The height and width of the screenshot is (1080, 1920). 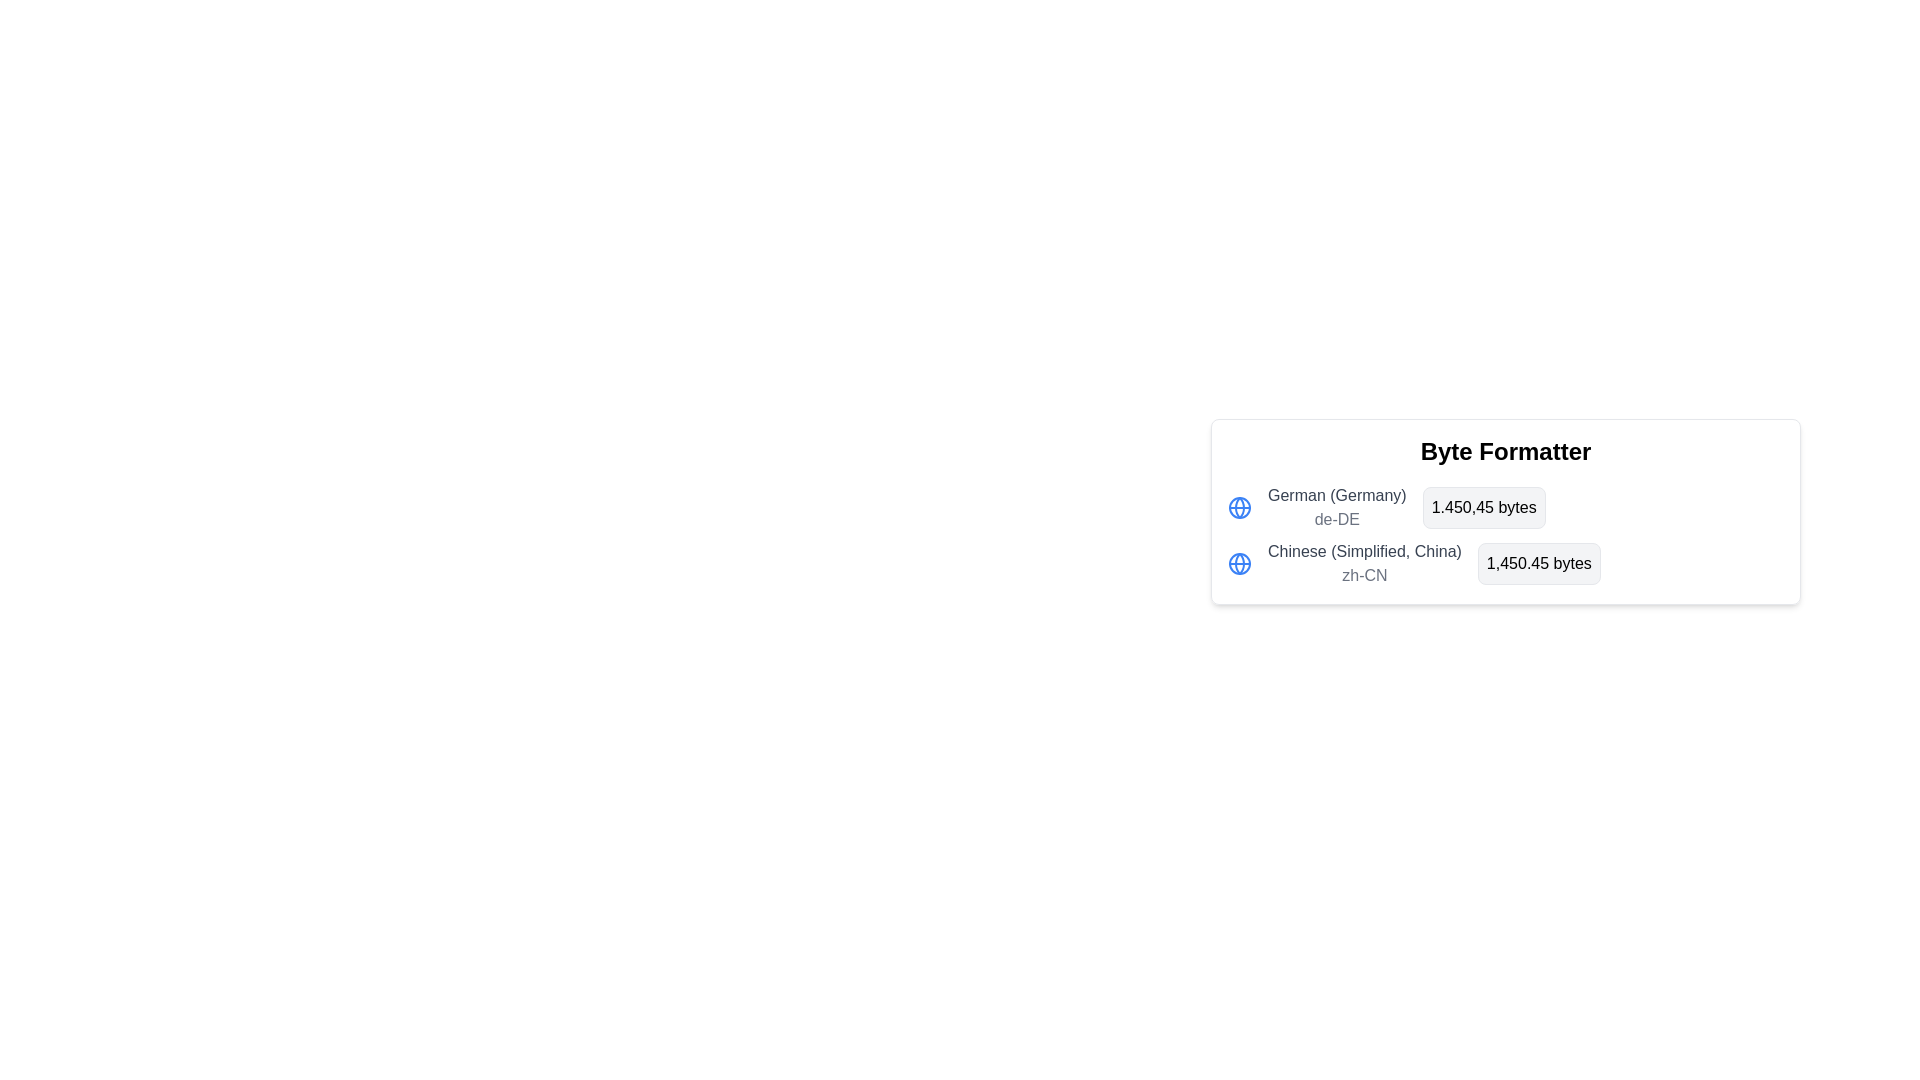 I want to click on the German language text label indicating the locale German (Germany), so click(x=1337, y=507).